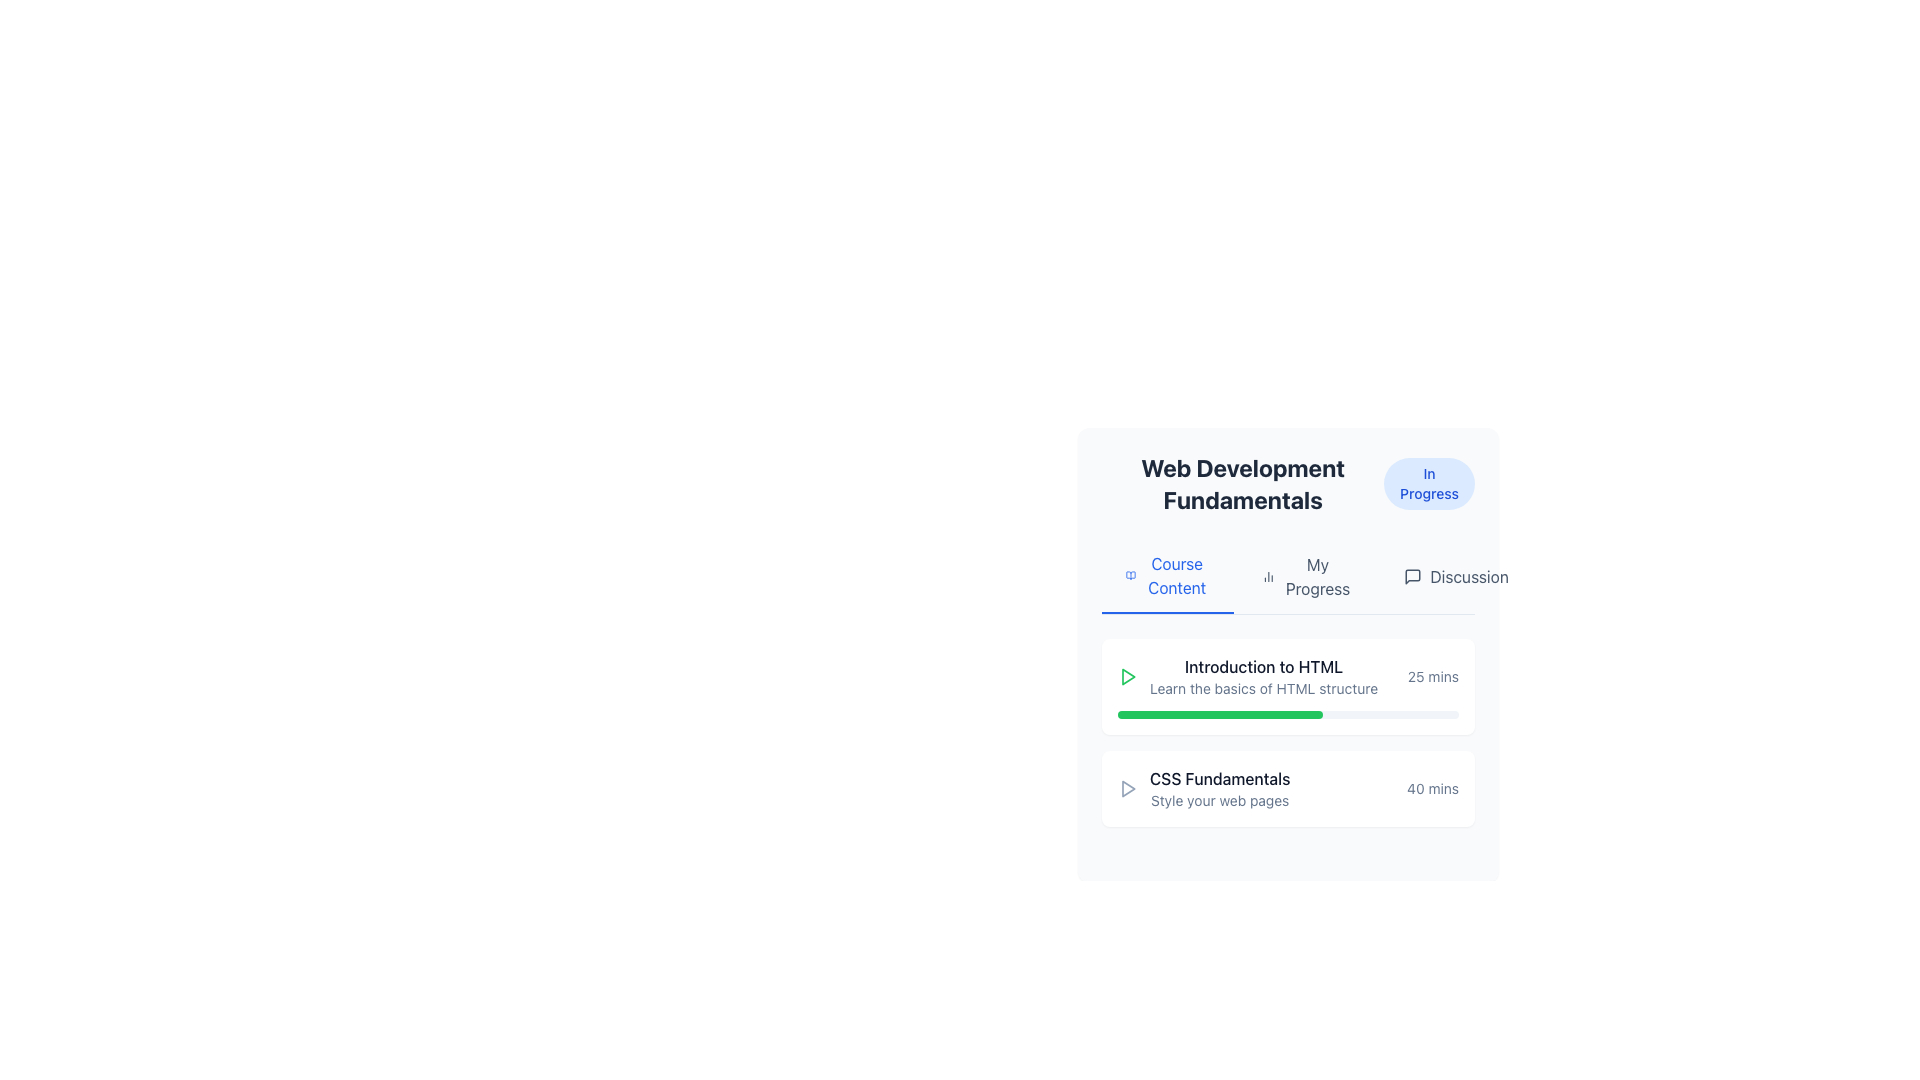 The height and width of the screenshot is (1080, 1920). Describe the element at coordinates (1131, 575) in the screenshot. I see `the 'Course Content' icon located at the top-left corner of the 'Course Content' tab component` at that location.